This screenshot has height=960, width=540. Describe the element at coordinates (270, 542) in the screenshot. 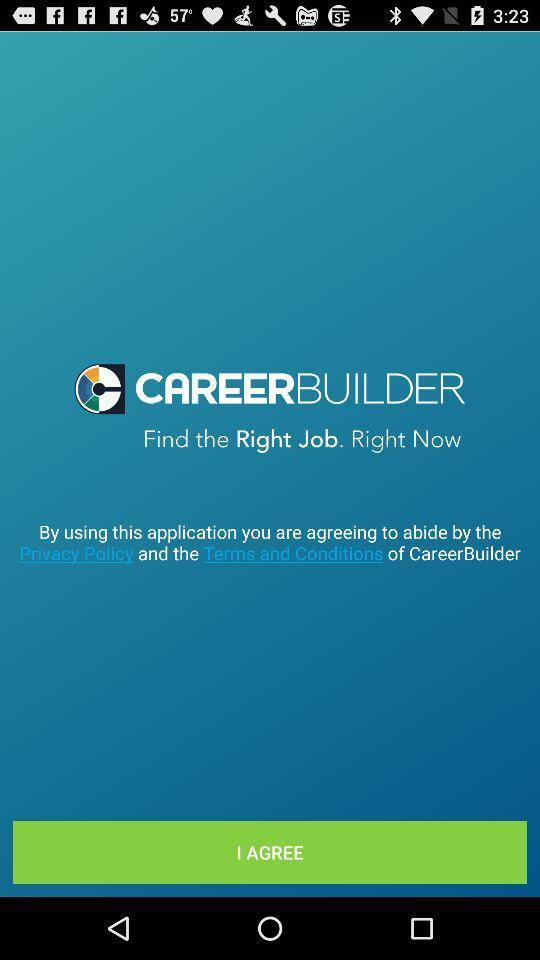

I see `by using this` at that location.